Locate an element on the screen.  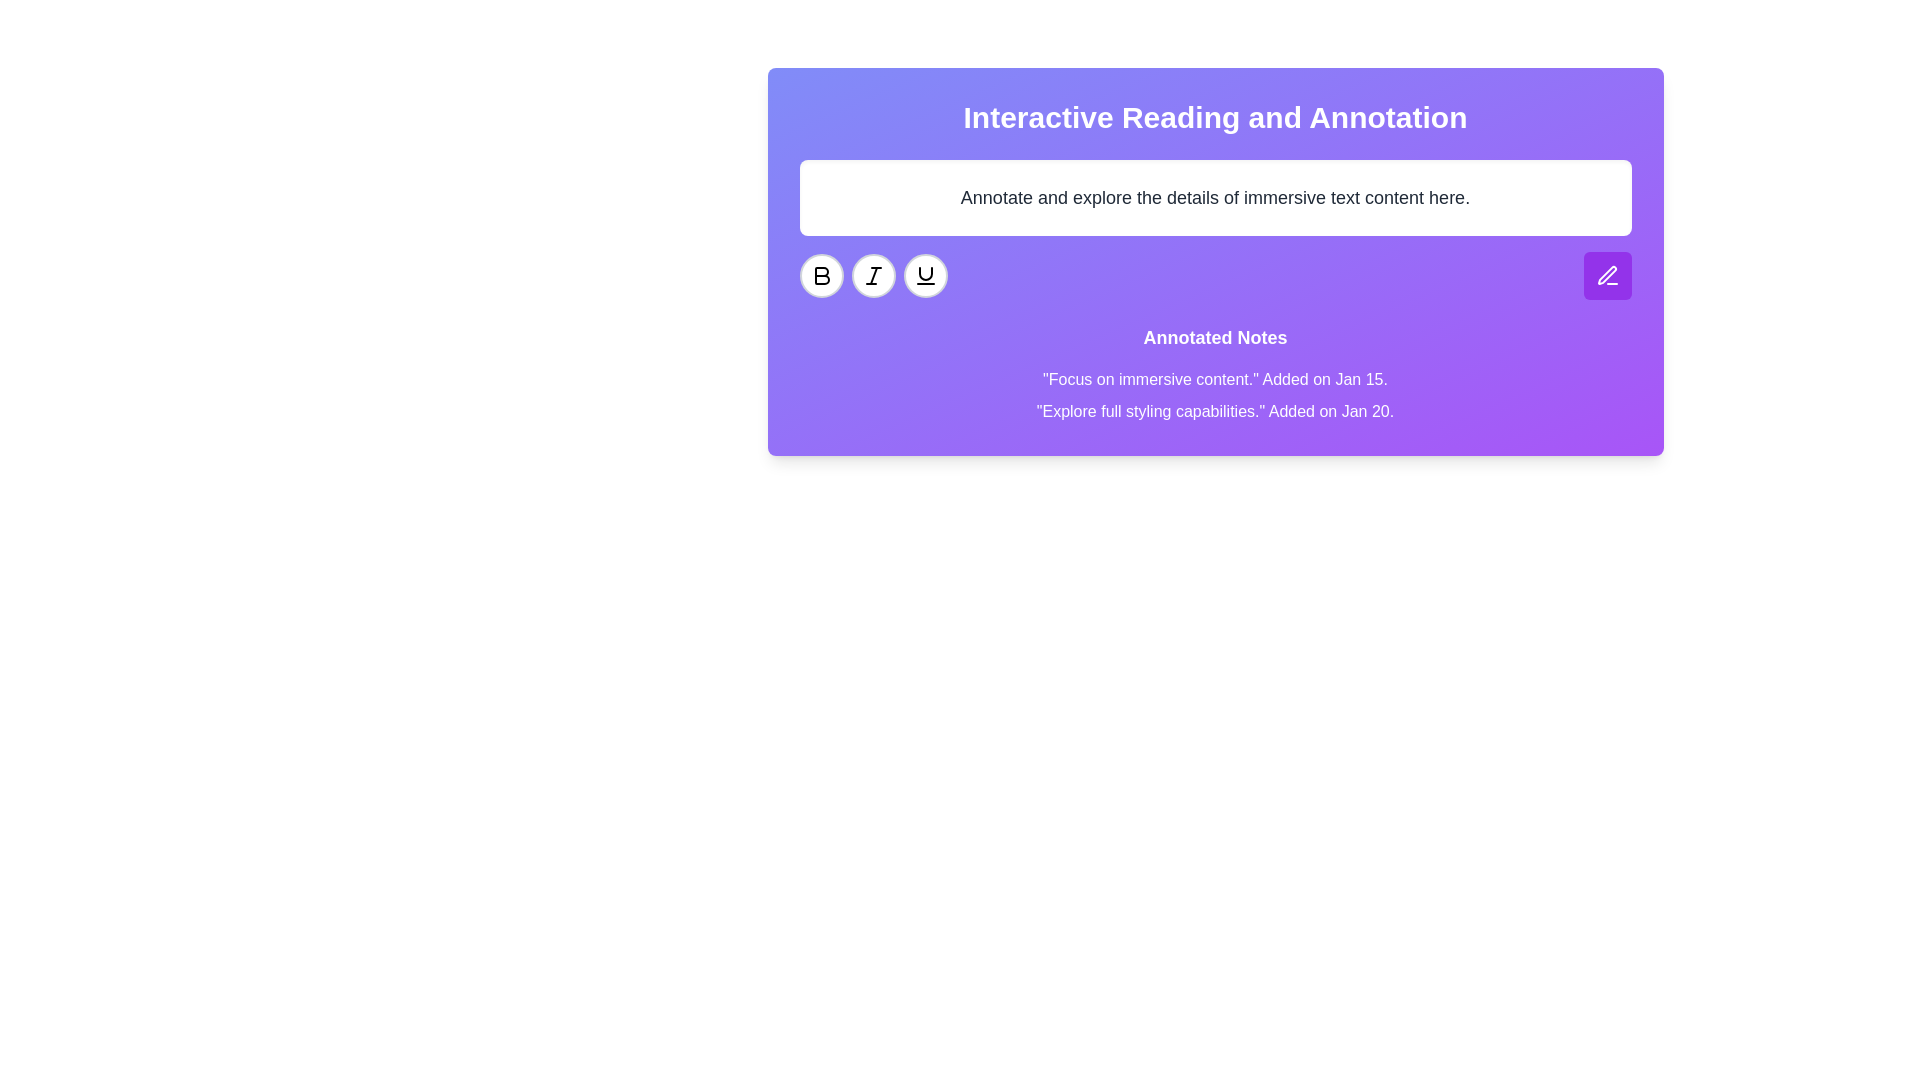
the bold icon button, which is the first formatting option on the left of the text input area is located at coordinates (821, 276).